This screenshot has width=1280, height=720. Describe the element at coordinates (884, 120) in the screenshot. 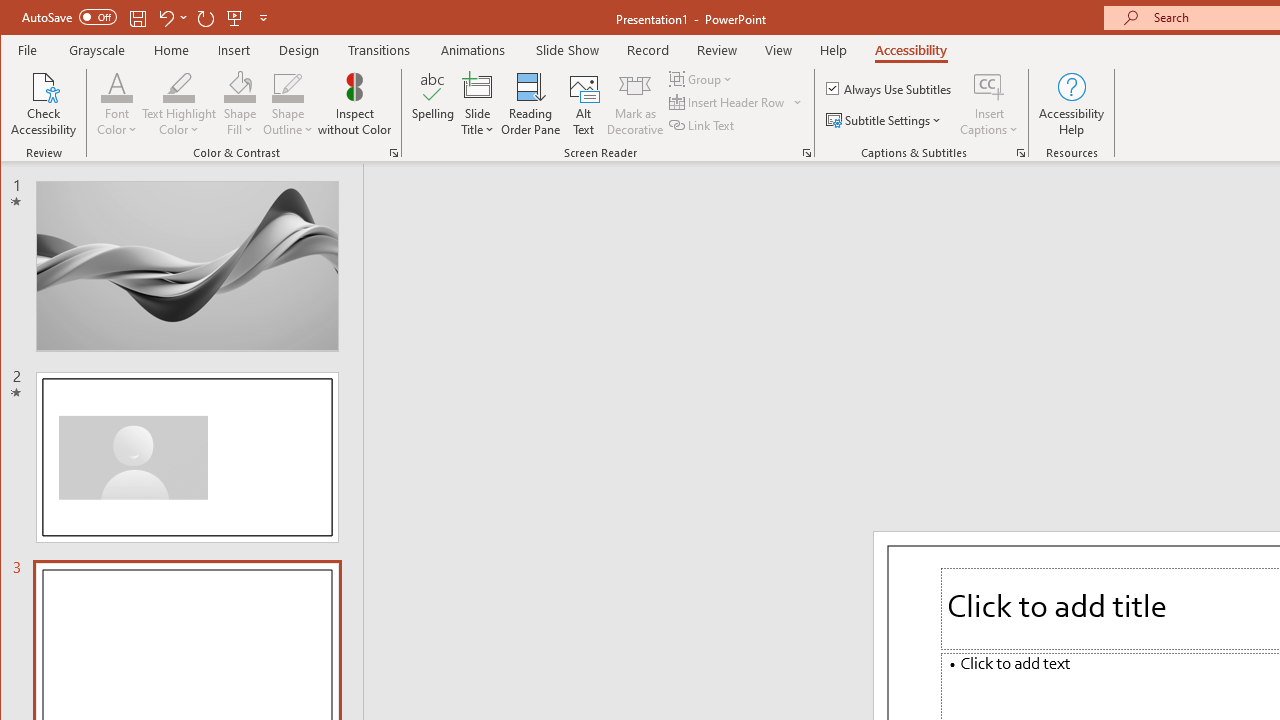

I see `'Subtitle Settings'` at that location.